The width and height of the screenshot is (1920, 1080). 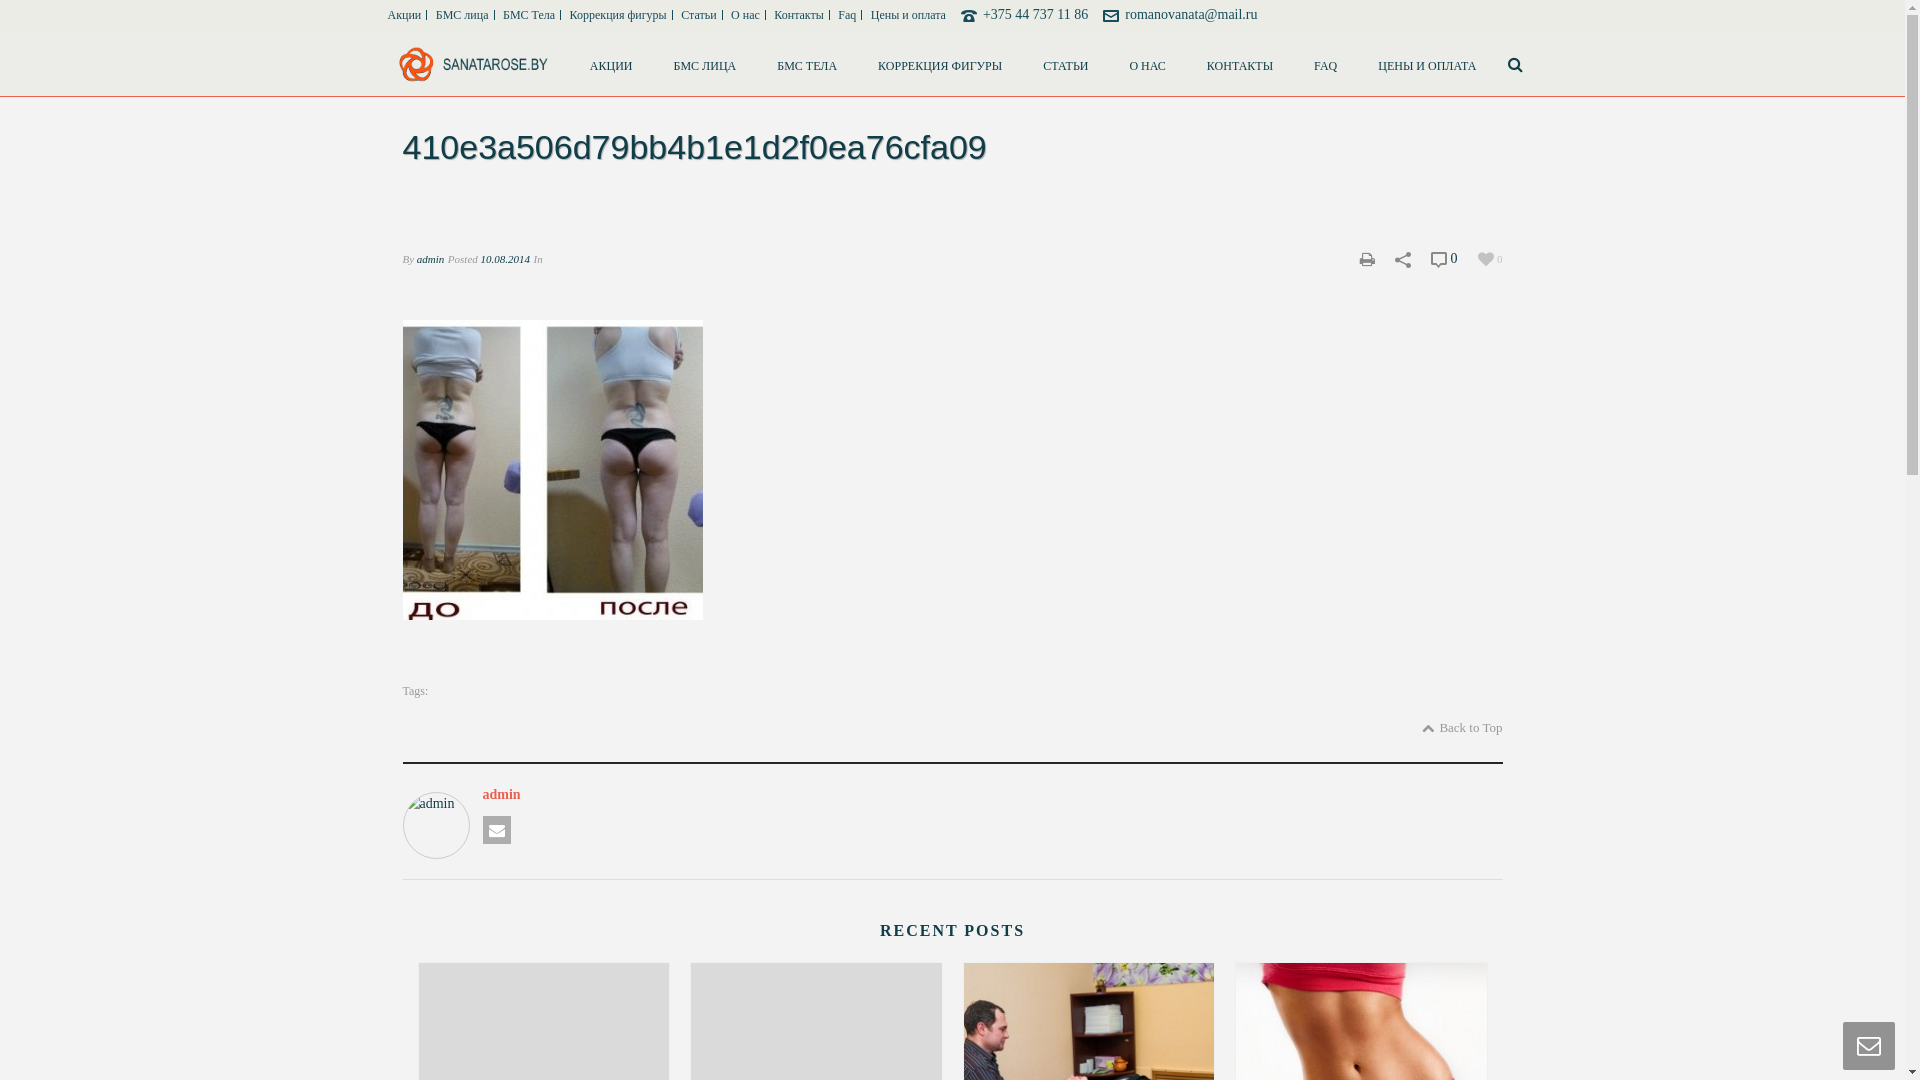 I want to click on '10.08.2014', so click(x=505, y=257).